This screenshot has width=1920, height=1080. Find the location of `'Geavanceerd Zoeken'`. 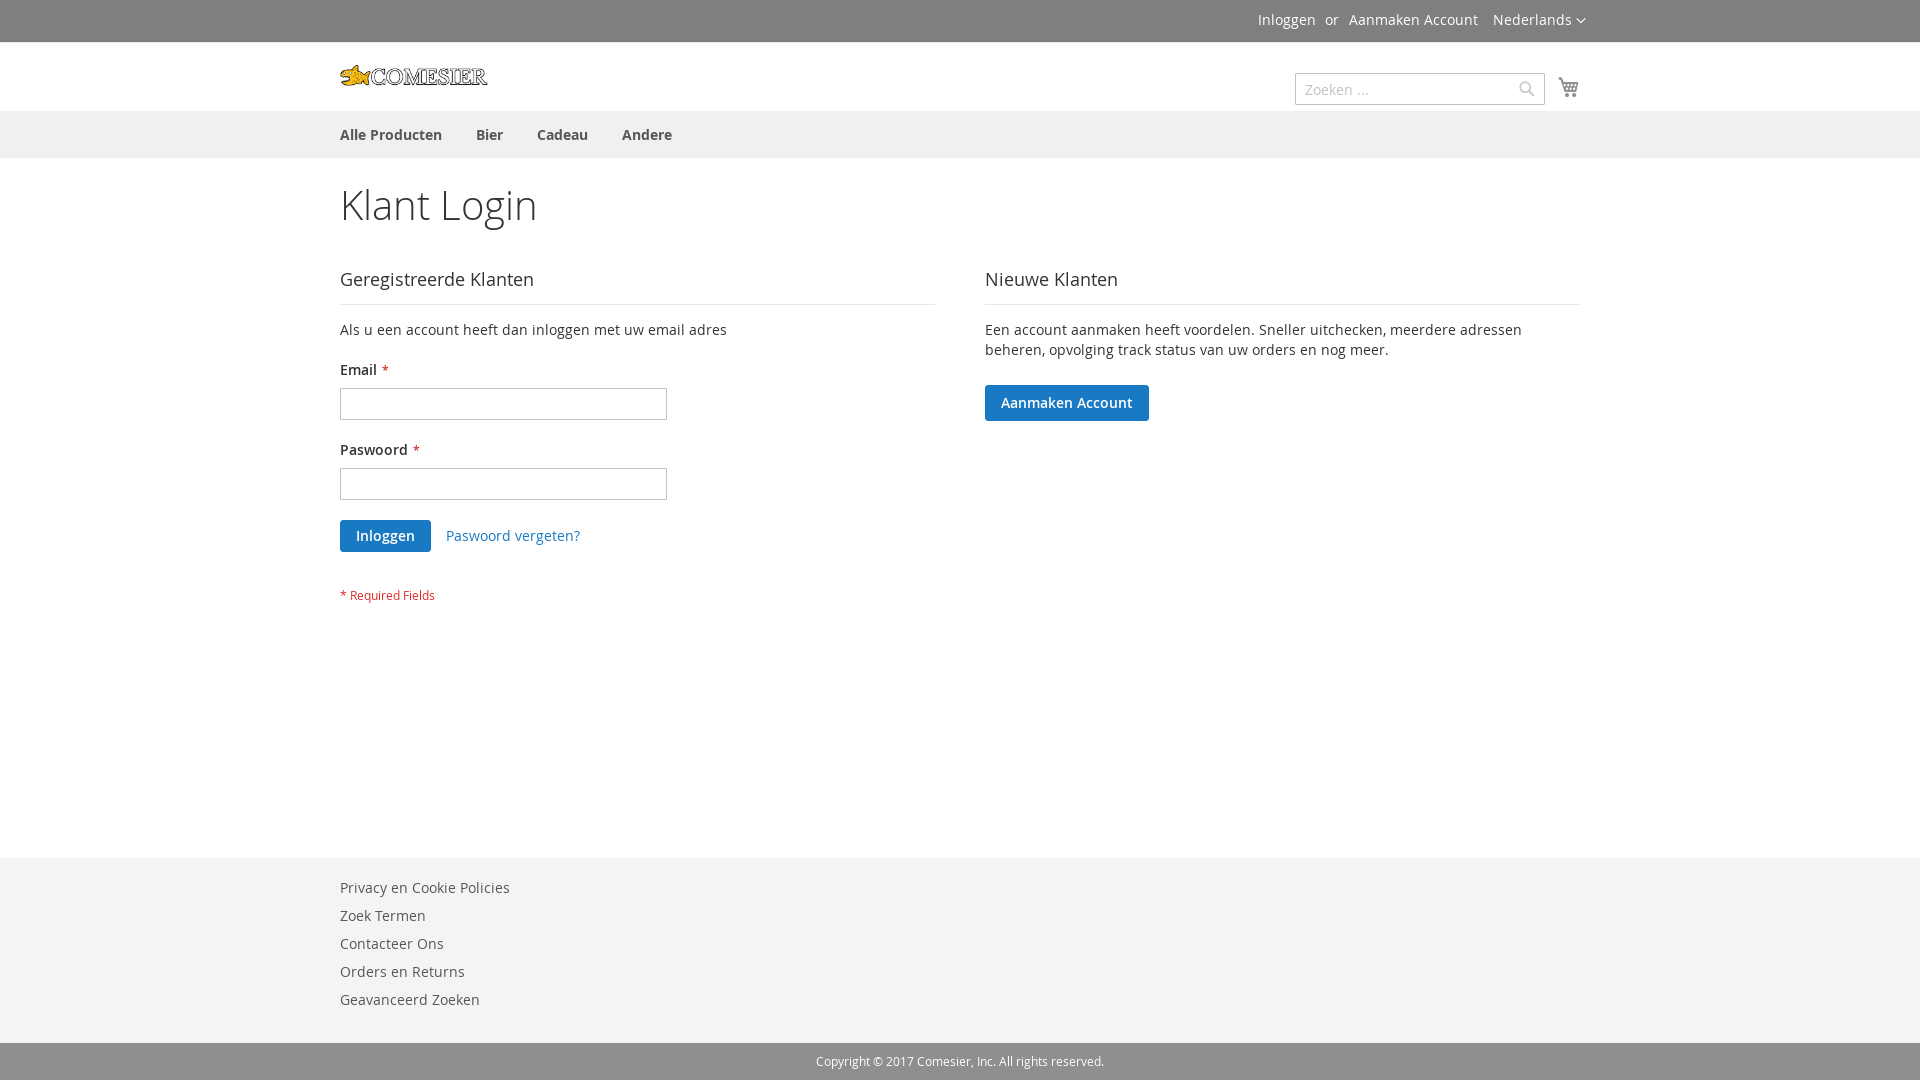

'Geavanceerd Zoeken' is located at coordinates (408, 999).